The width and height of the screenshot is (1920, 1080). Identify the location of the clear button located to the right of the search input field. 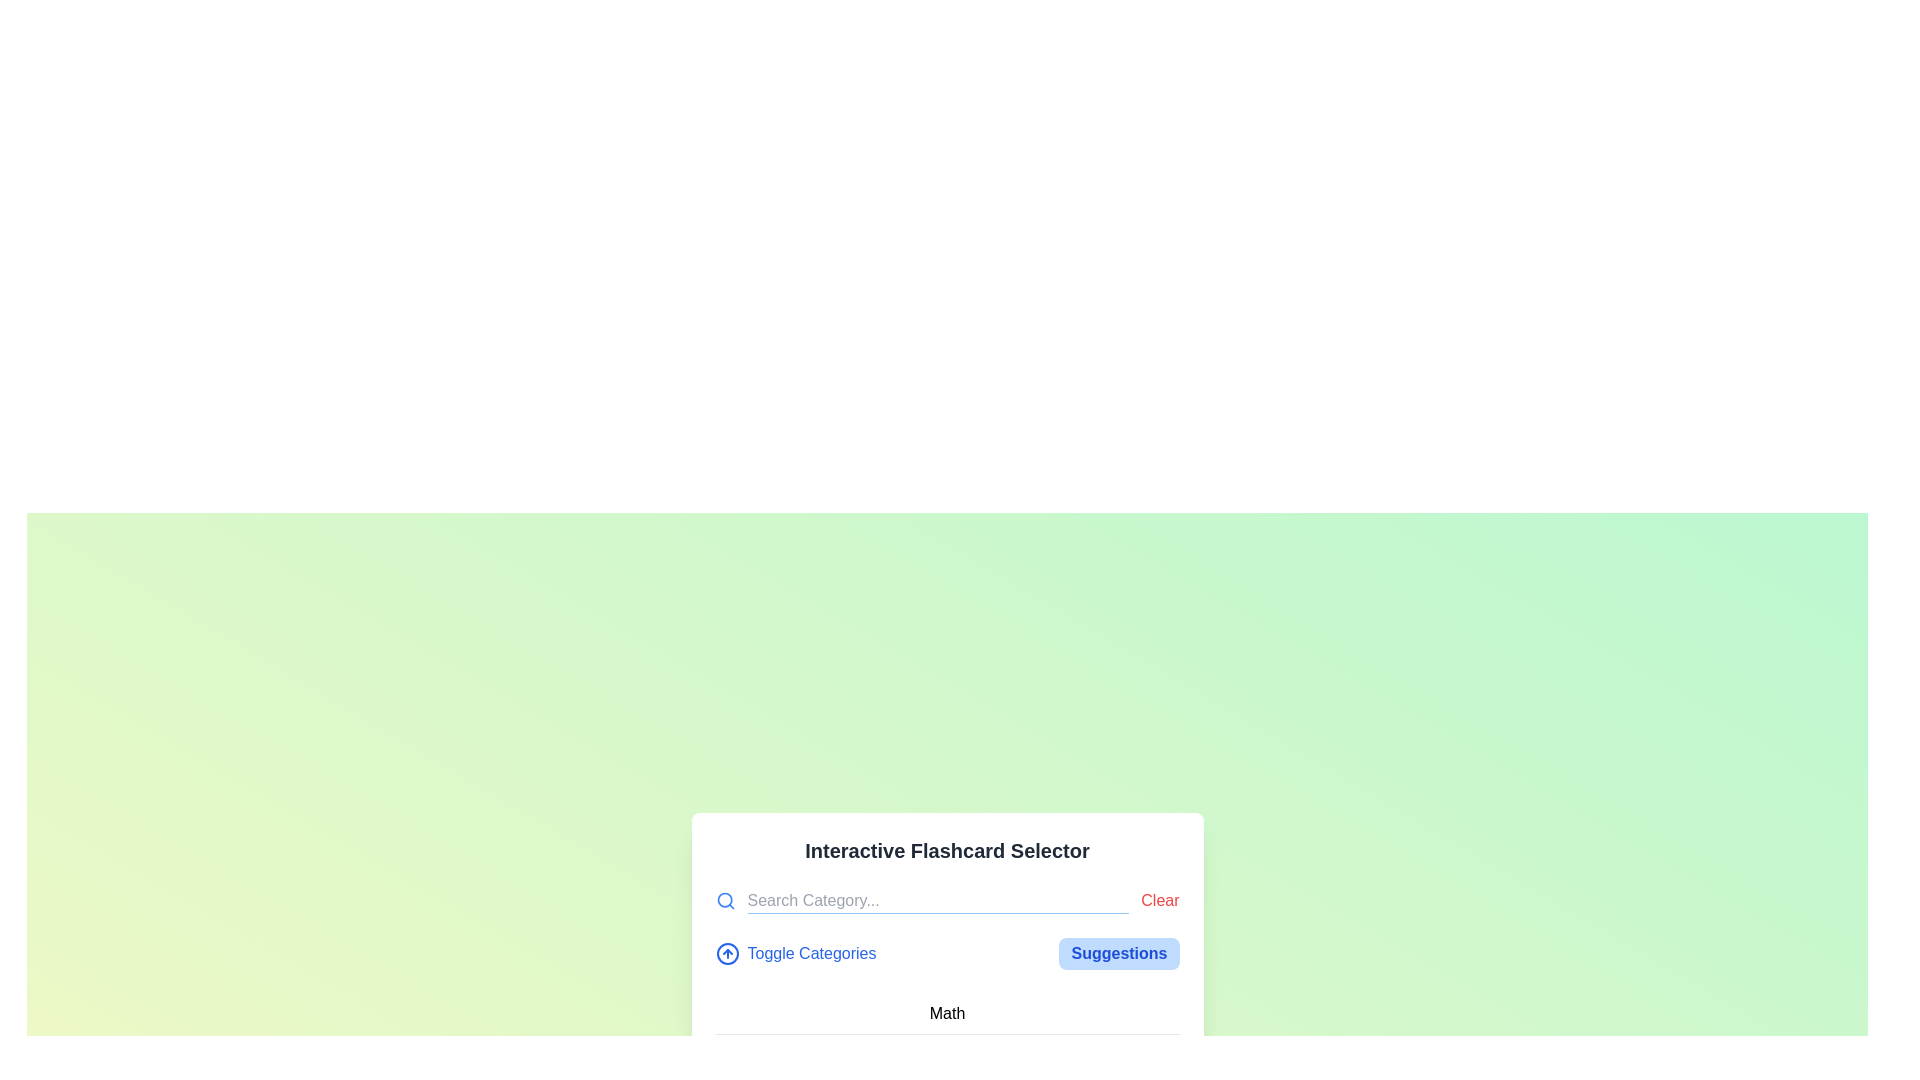
(1160, 901).